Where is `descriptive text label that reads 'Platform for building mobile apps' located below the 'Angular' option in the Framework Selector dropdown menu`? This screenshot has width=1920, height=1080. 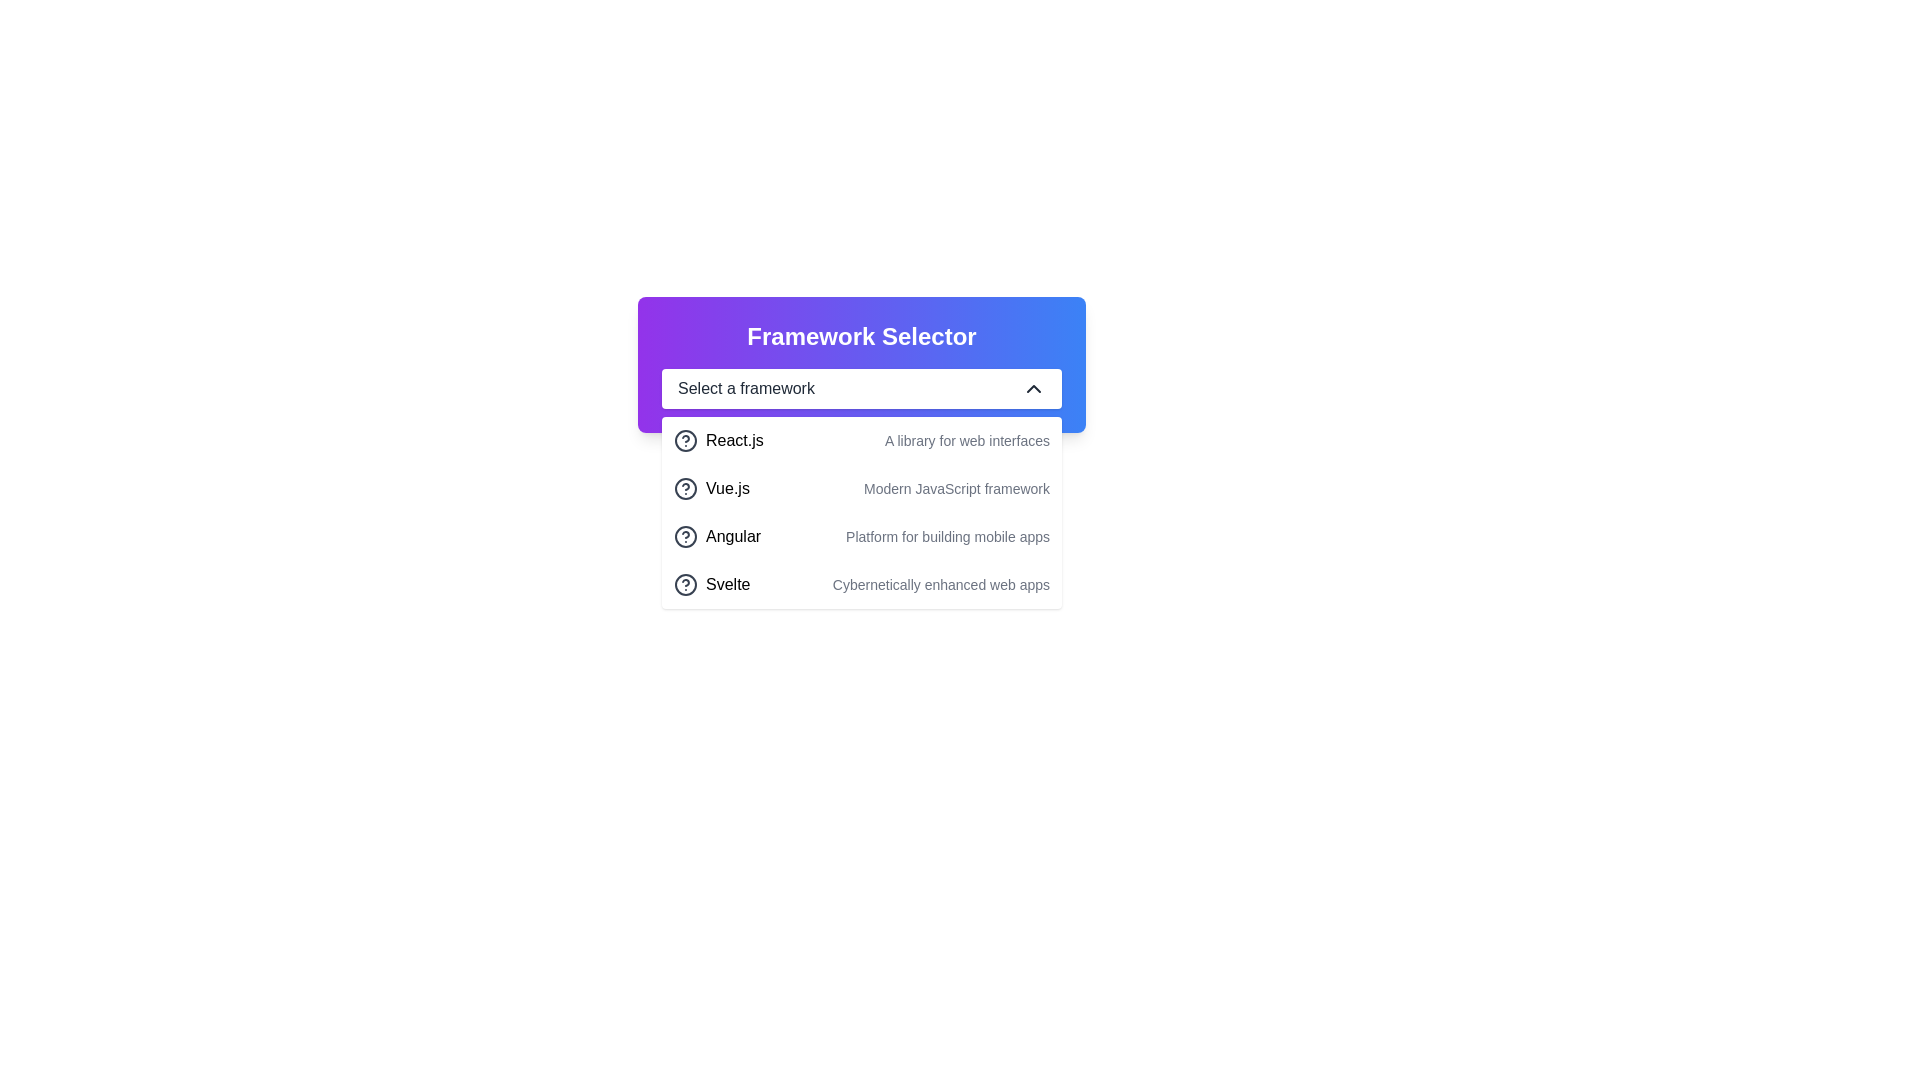 descriptive text label that reads 'Platform for building mobile apps' located below the 'Angular' option in the Framework Selector dropdown menu is located at coordinates (947, 535).